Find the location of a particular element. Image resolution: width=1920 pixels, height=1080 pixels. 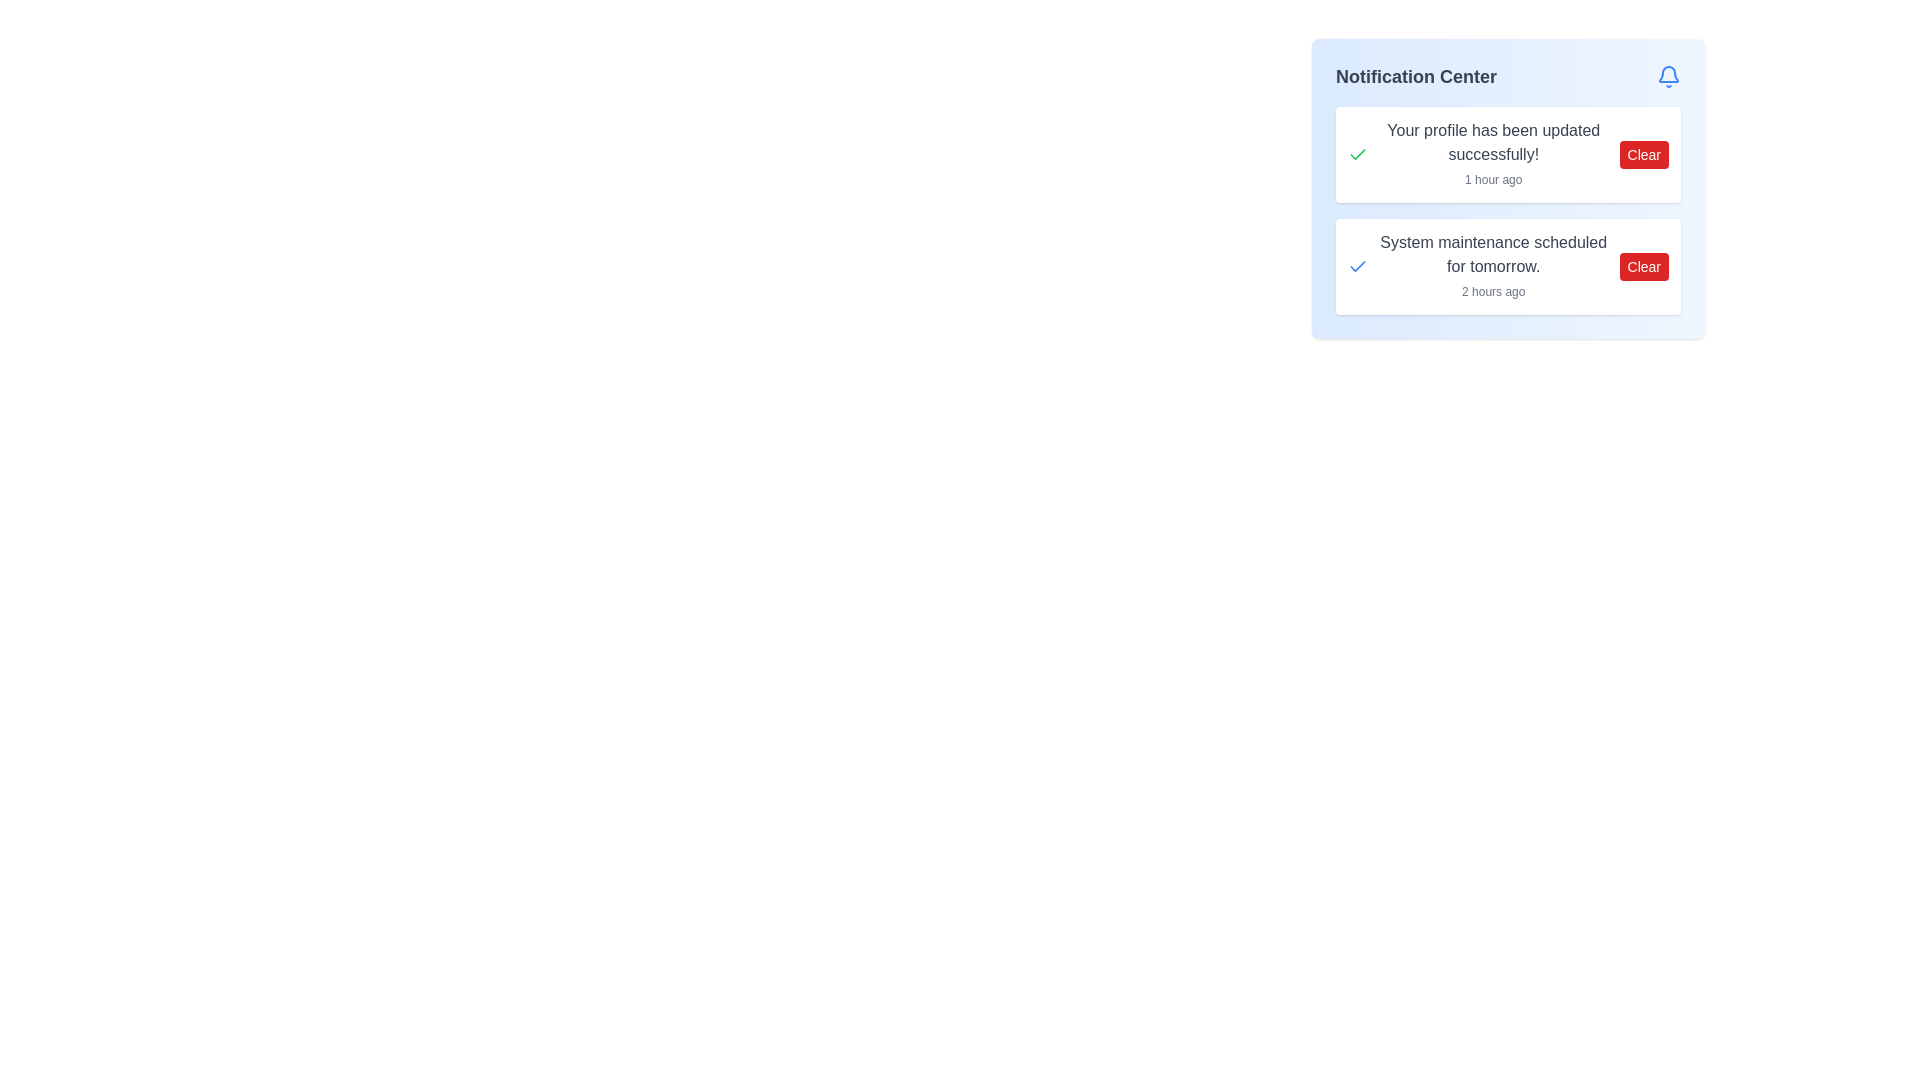

time-related information text label located below the notification message 'Your profile has been updated successfully!' in the top-right corner of the interface is located at coordinates (1493, 180).